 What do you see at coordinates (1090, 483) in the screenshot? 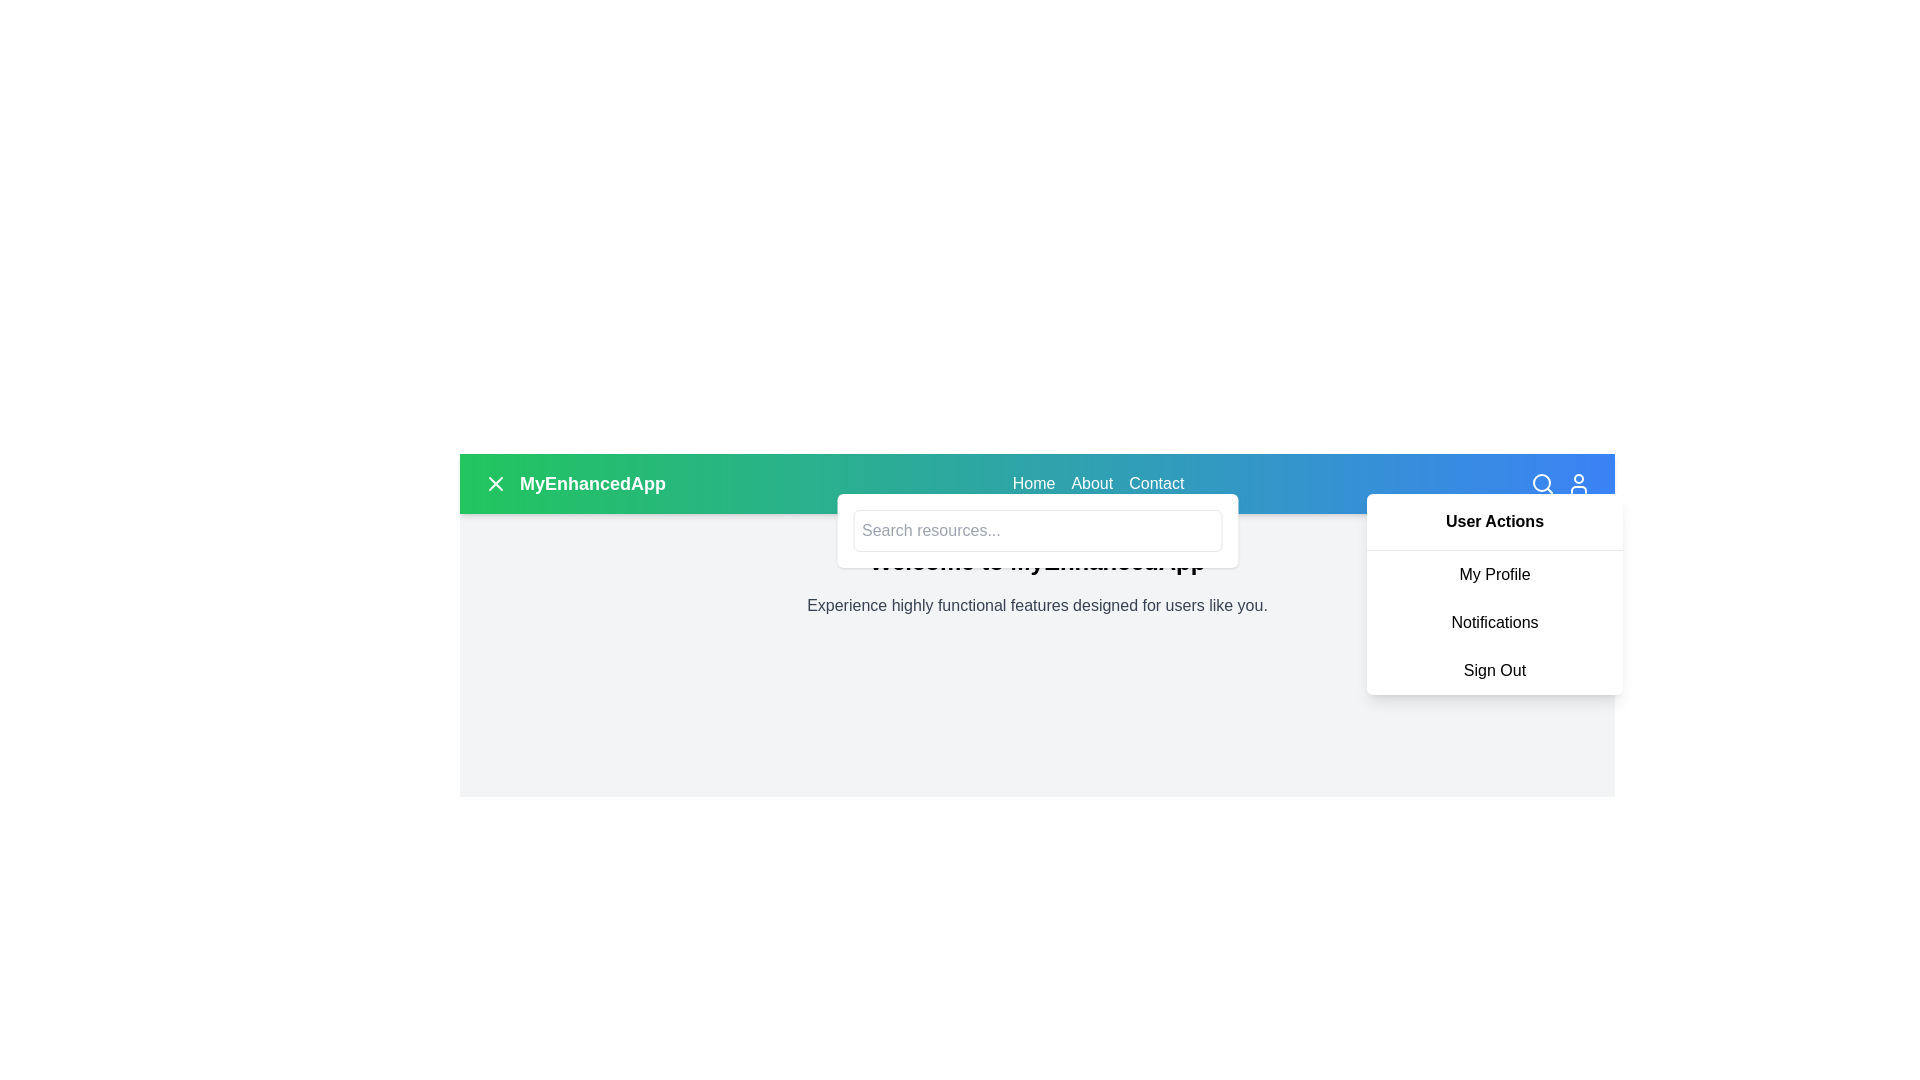
I see `the 'About' hyperlink located in the navigation bar, which is the second link between 'Home' and 'Contact'` at bounding box center [1090, 483].